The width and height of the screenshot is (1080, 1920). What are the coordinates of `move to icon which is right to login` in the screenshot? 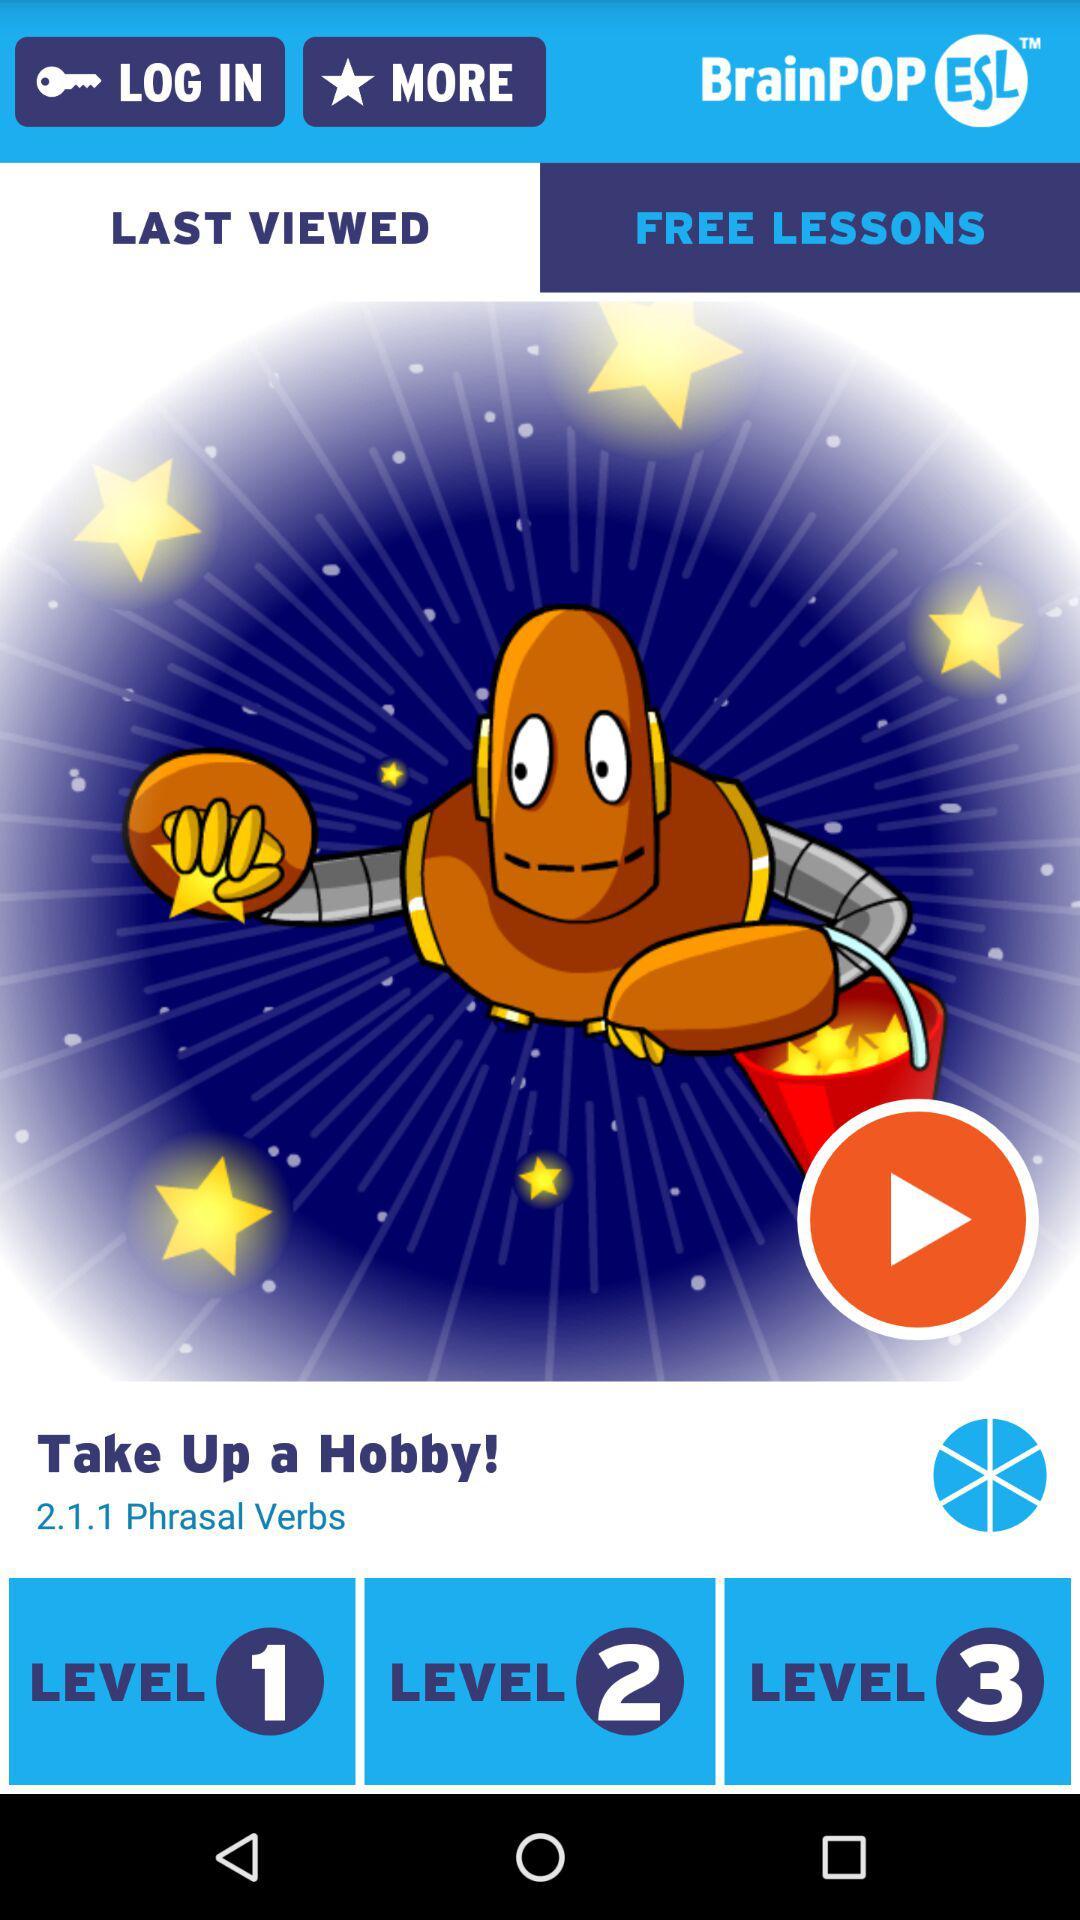 It's located at (346, 80).